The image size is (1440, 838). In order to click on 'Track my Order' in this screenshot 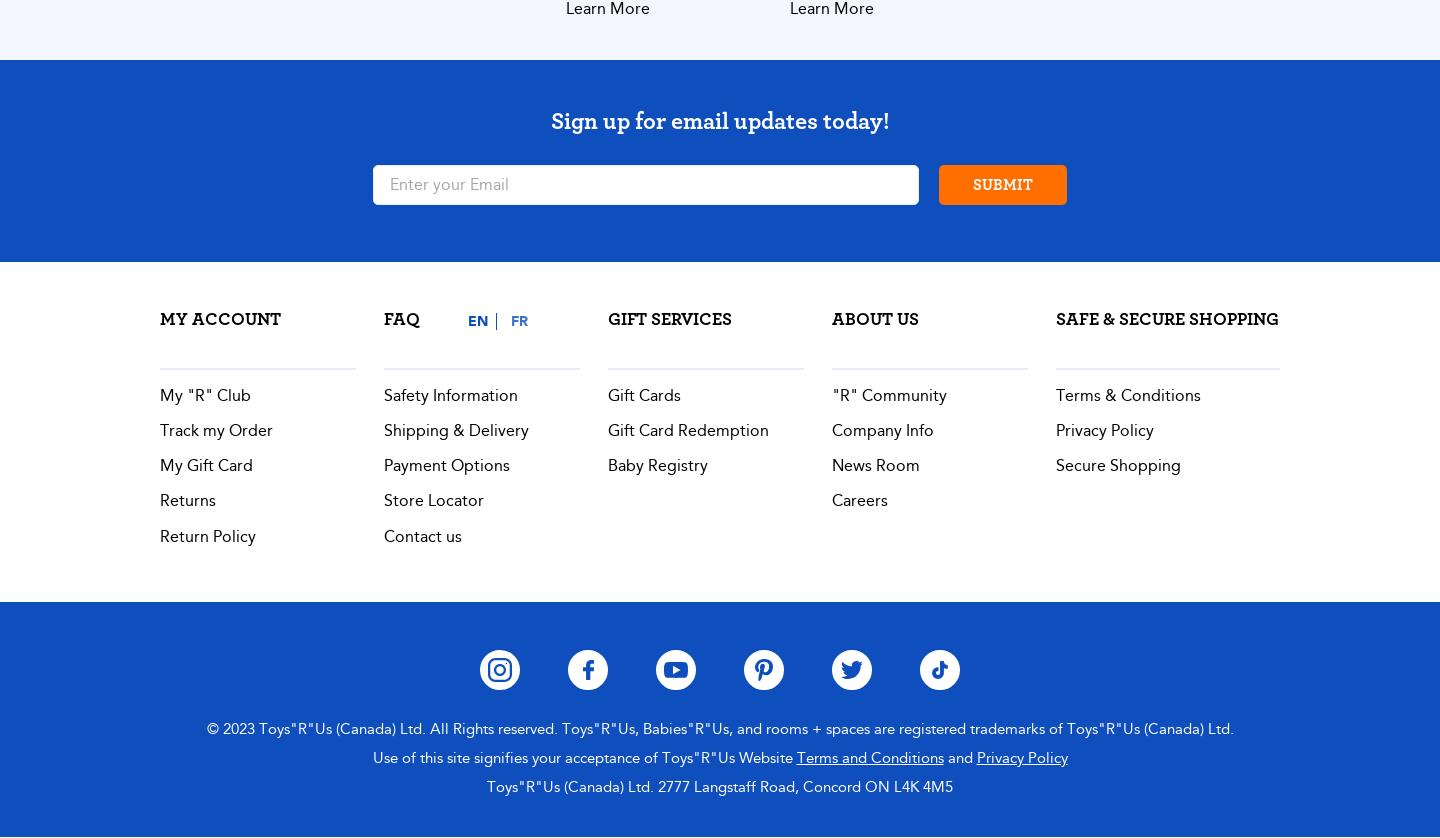, I will do `click(216, 430)`.